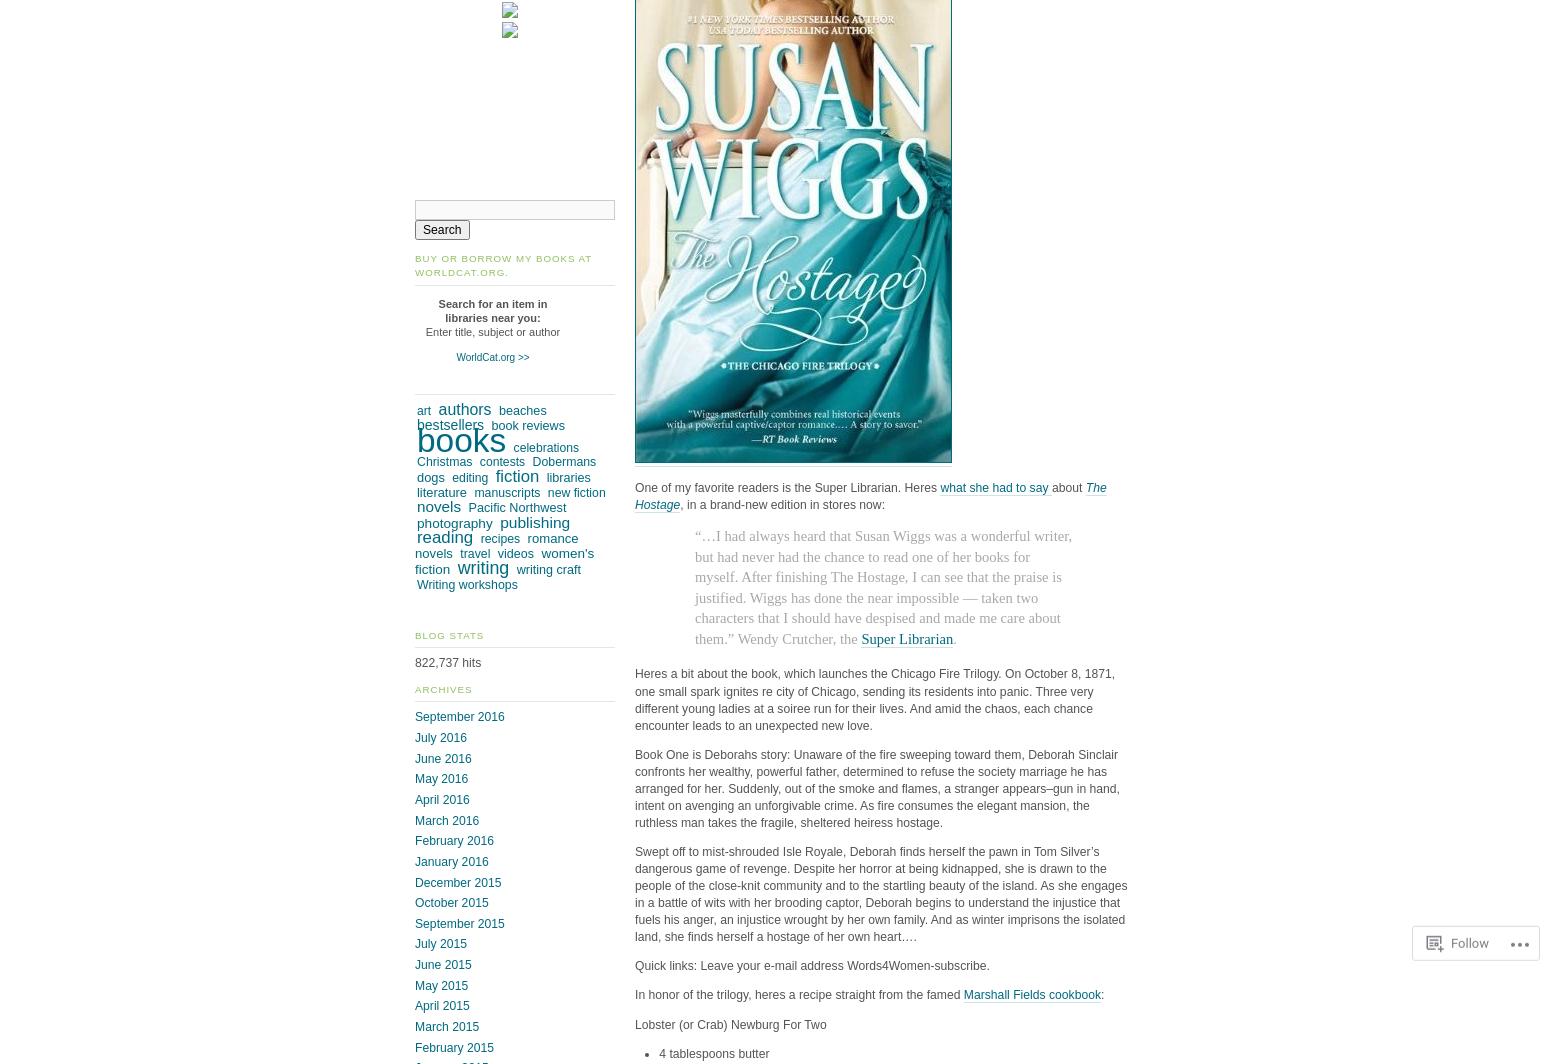 This screenshot has height=1064, width=1550. Describe the element at coordinates (451, 903) in the screenshot. I see `'October 2015'` at that location.